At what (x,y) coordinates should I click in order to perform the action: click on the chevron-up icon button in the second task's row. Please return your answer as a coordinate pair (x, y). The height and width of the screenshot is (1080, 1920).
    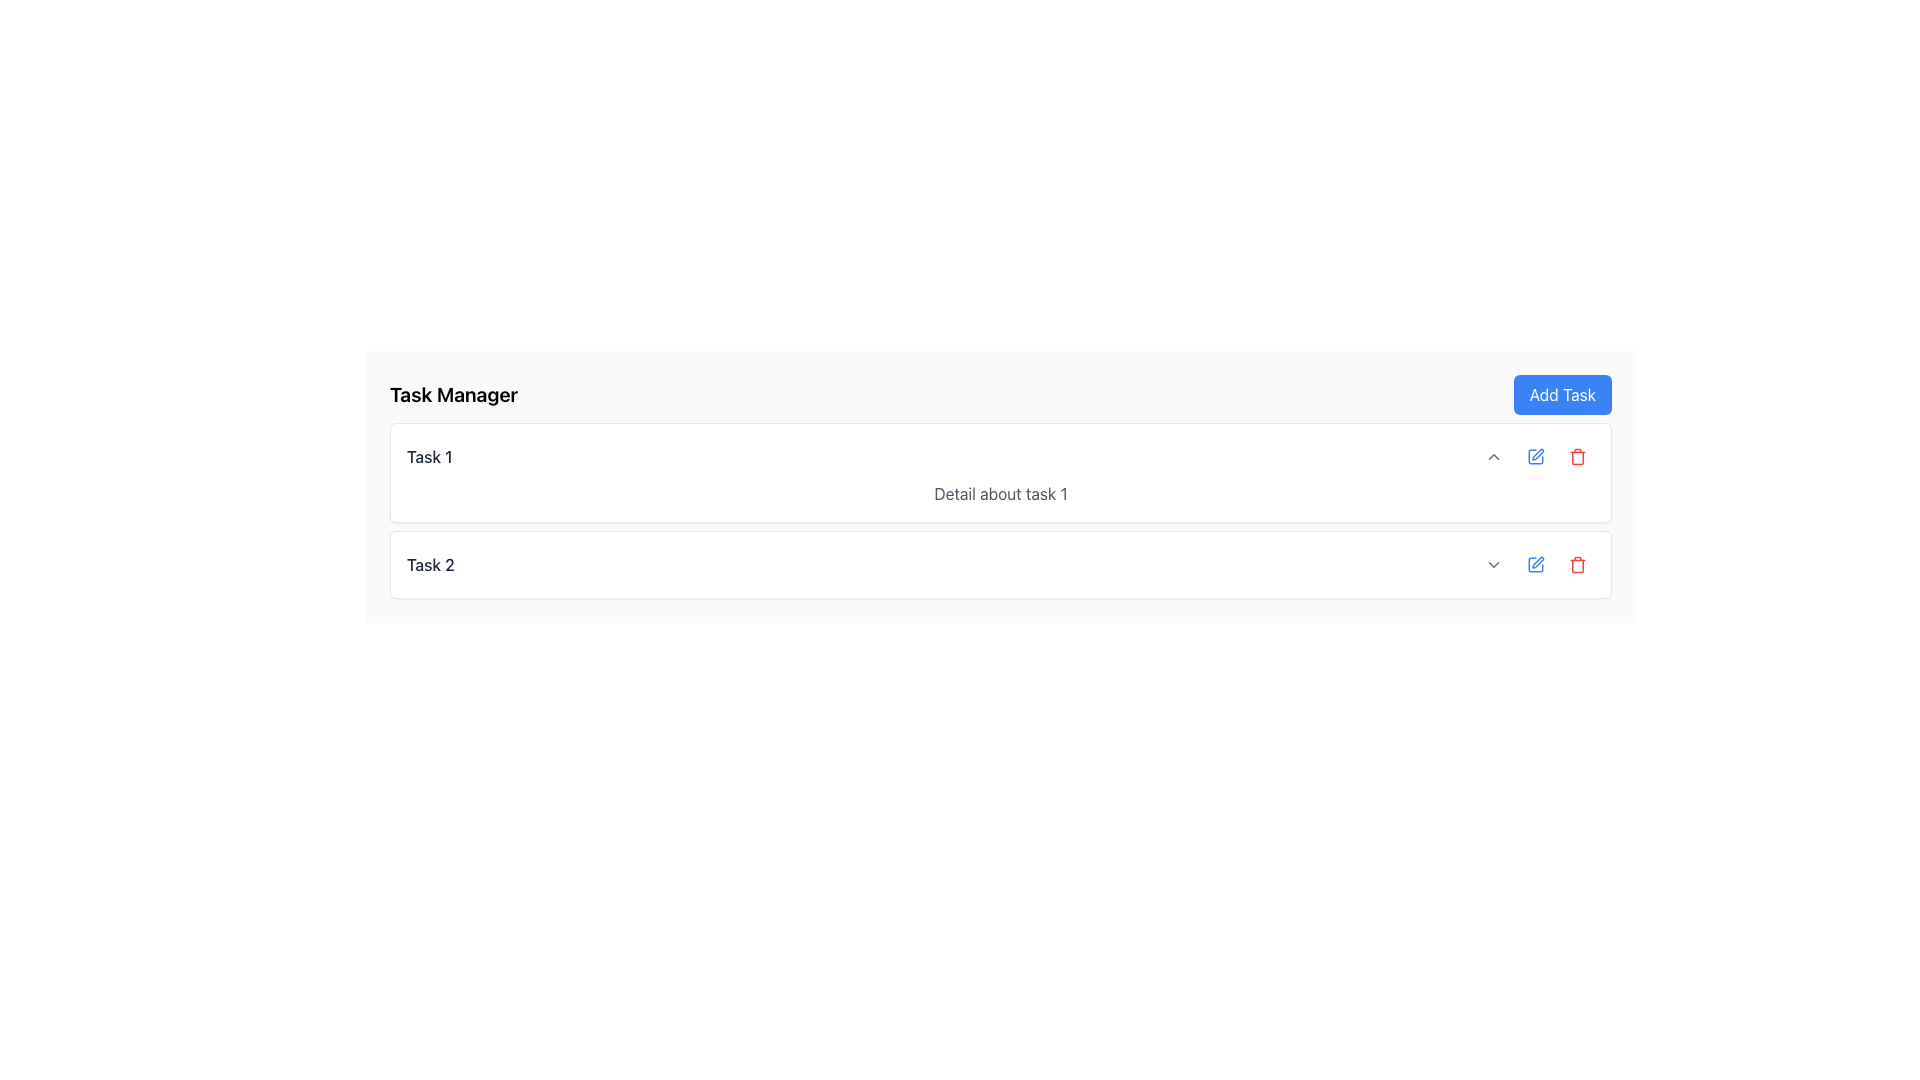
    Looking at the image, I should click on (1493, 456).